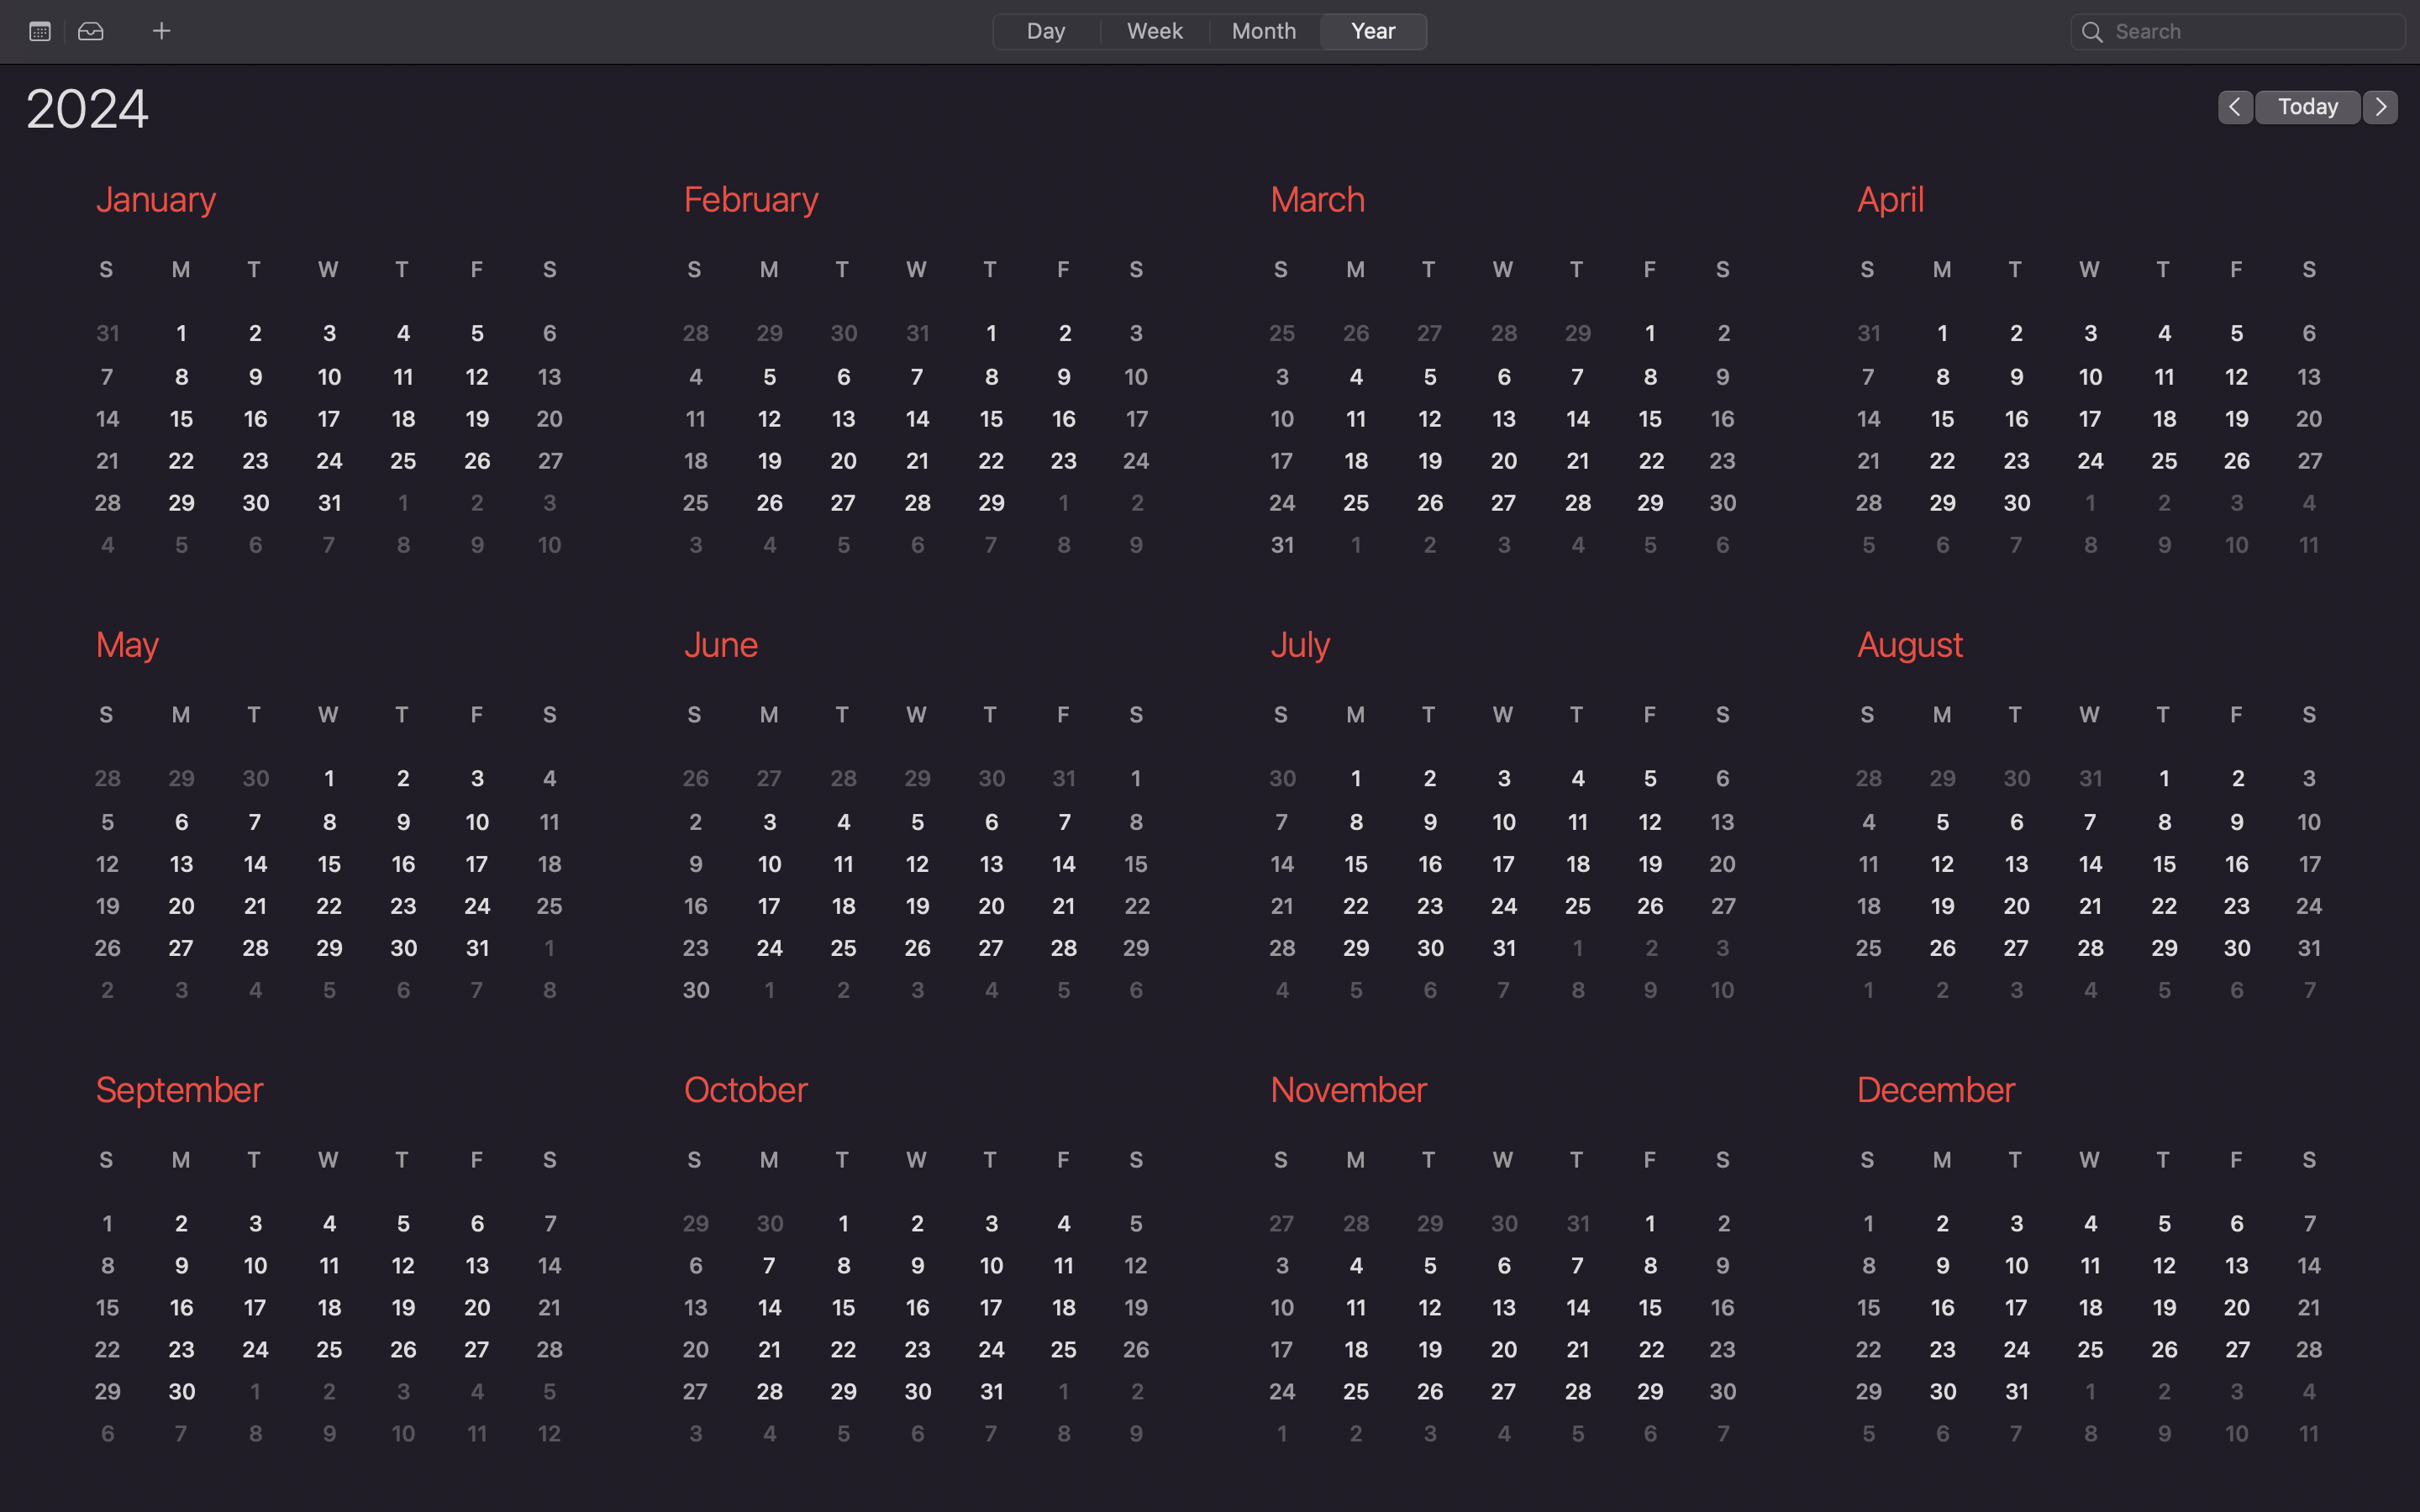 This screenshot has height=1512, width=2420. What do you see at coordinates (2081, 821) in the screenshot?
I see `and open the month of August from the calendar` at bounding box center [2081, 821].